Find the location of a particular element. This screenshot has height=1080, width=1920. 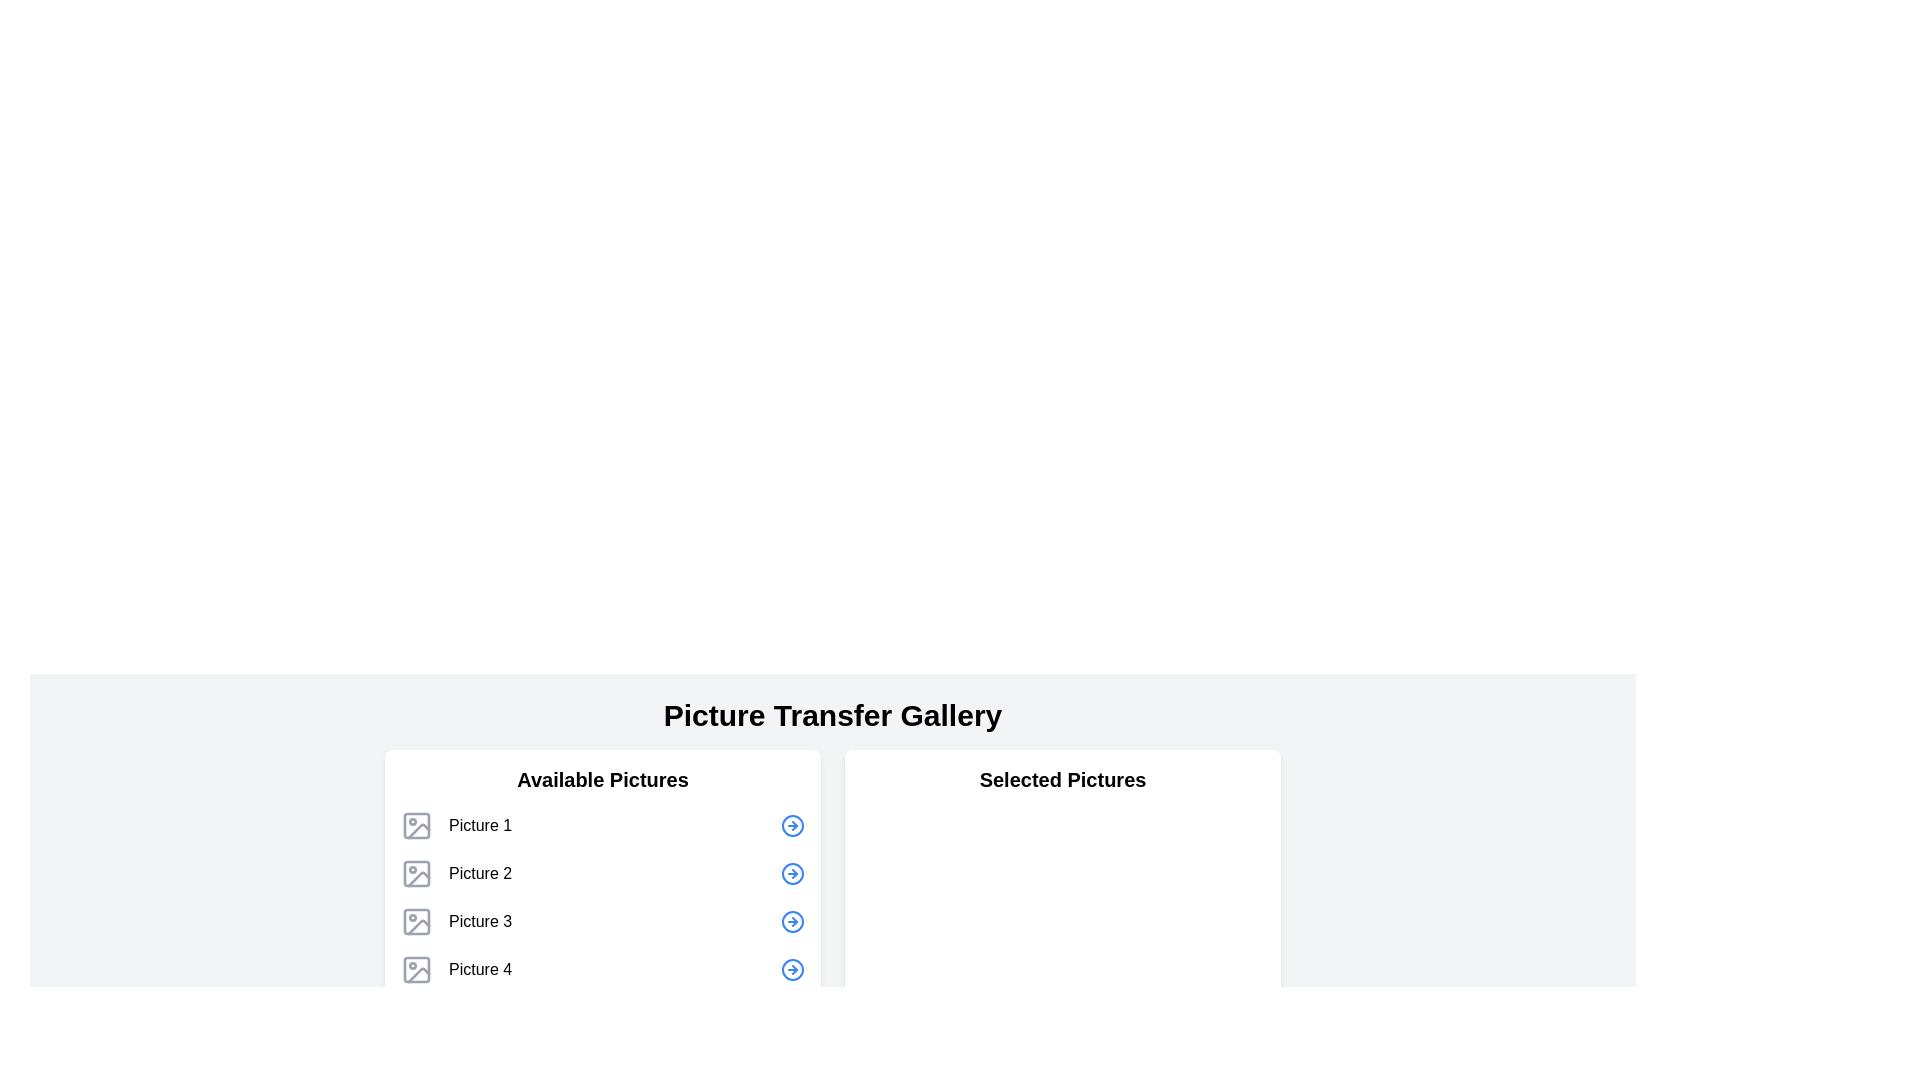

the list item in the third position of the 'Available Pictures' column is located at coordinates (455, 921).